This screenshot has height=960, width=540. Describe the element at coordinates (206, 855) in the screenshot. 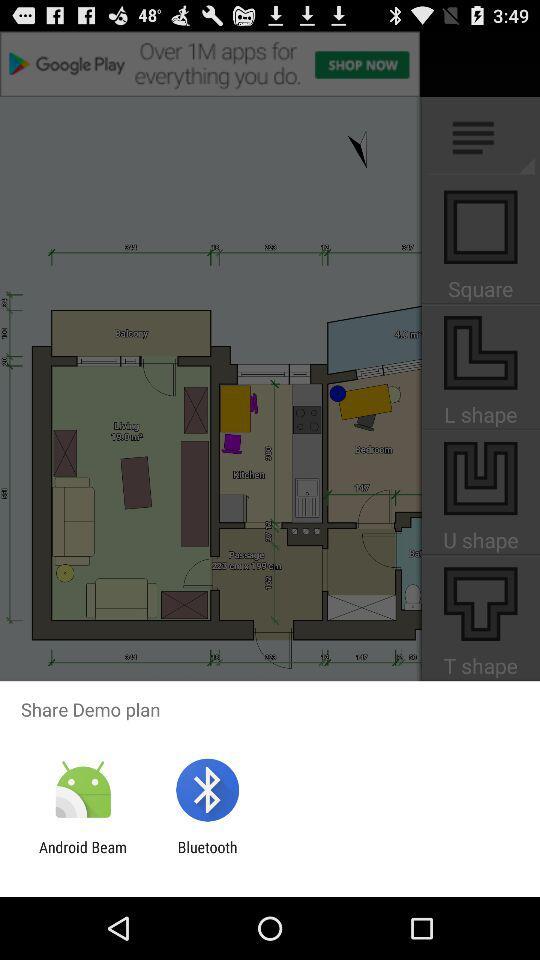

I see `bluetooth app` at that location.